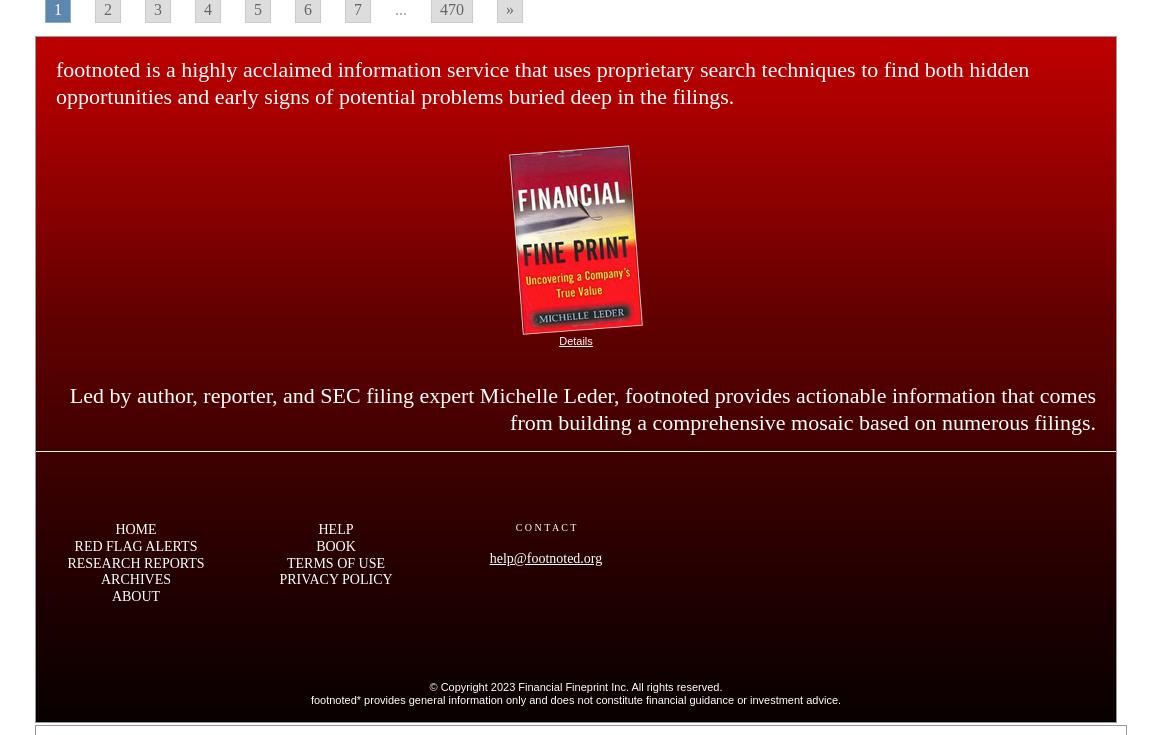 This screenshot has height=735, width=1150. What do you see at coordinates (134, 544) in the screenshot?
I see `'RED FLAG ALERTS'` at bounding box center [134, 544].